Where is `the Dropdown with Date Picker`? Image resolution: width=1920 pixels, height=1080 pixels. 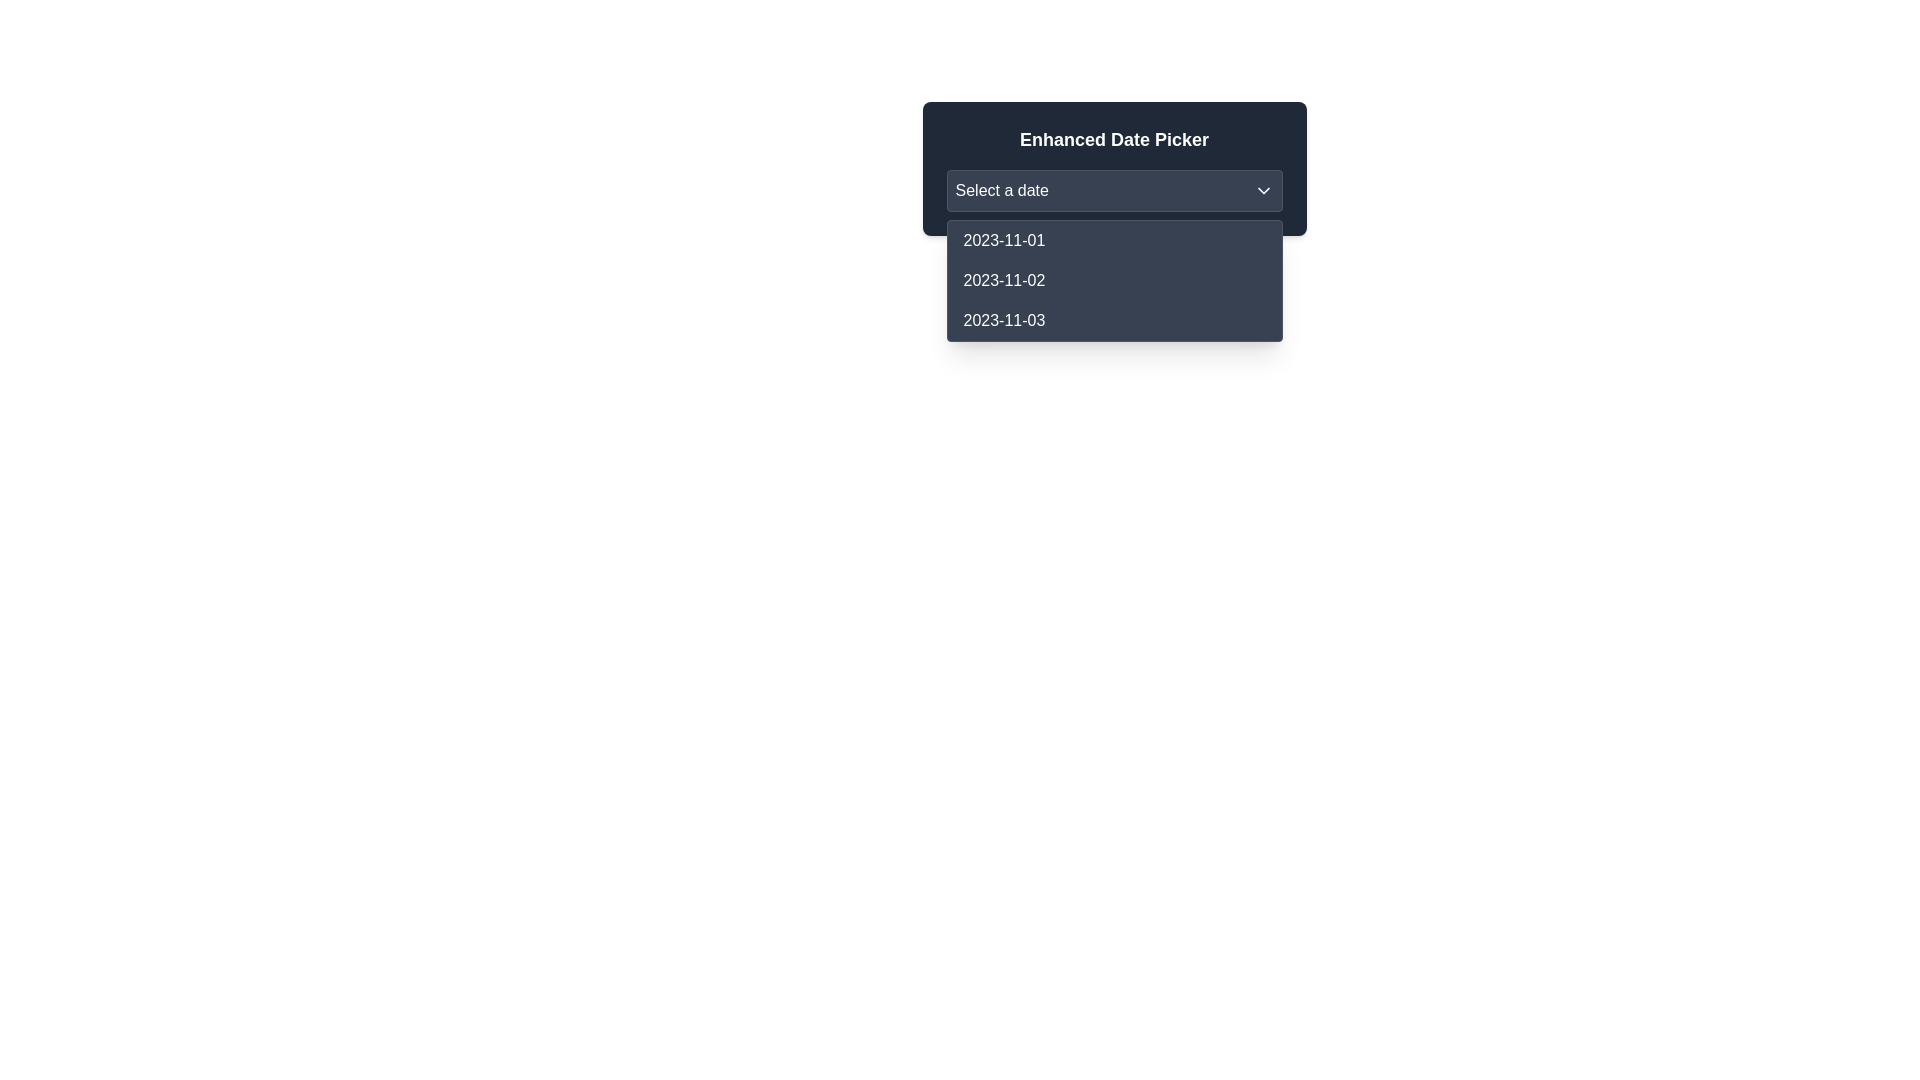
the Dropdown with Date Picker is located at coordinates (1113, 168).